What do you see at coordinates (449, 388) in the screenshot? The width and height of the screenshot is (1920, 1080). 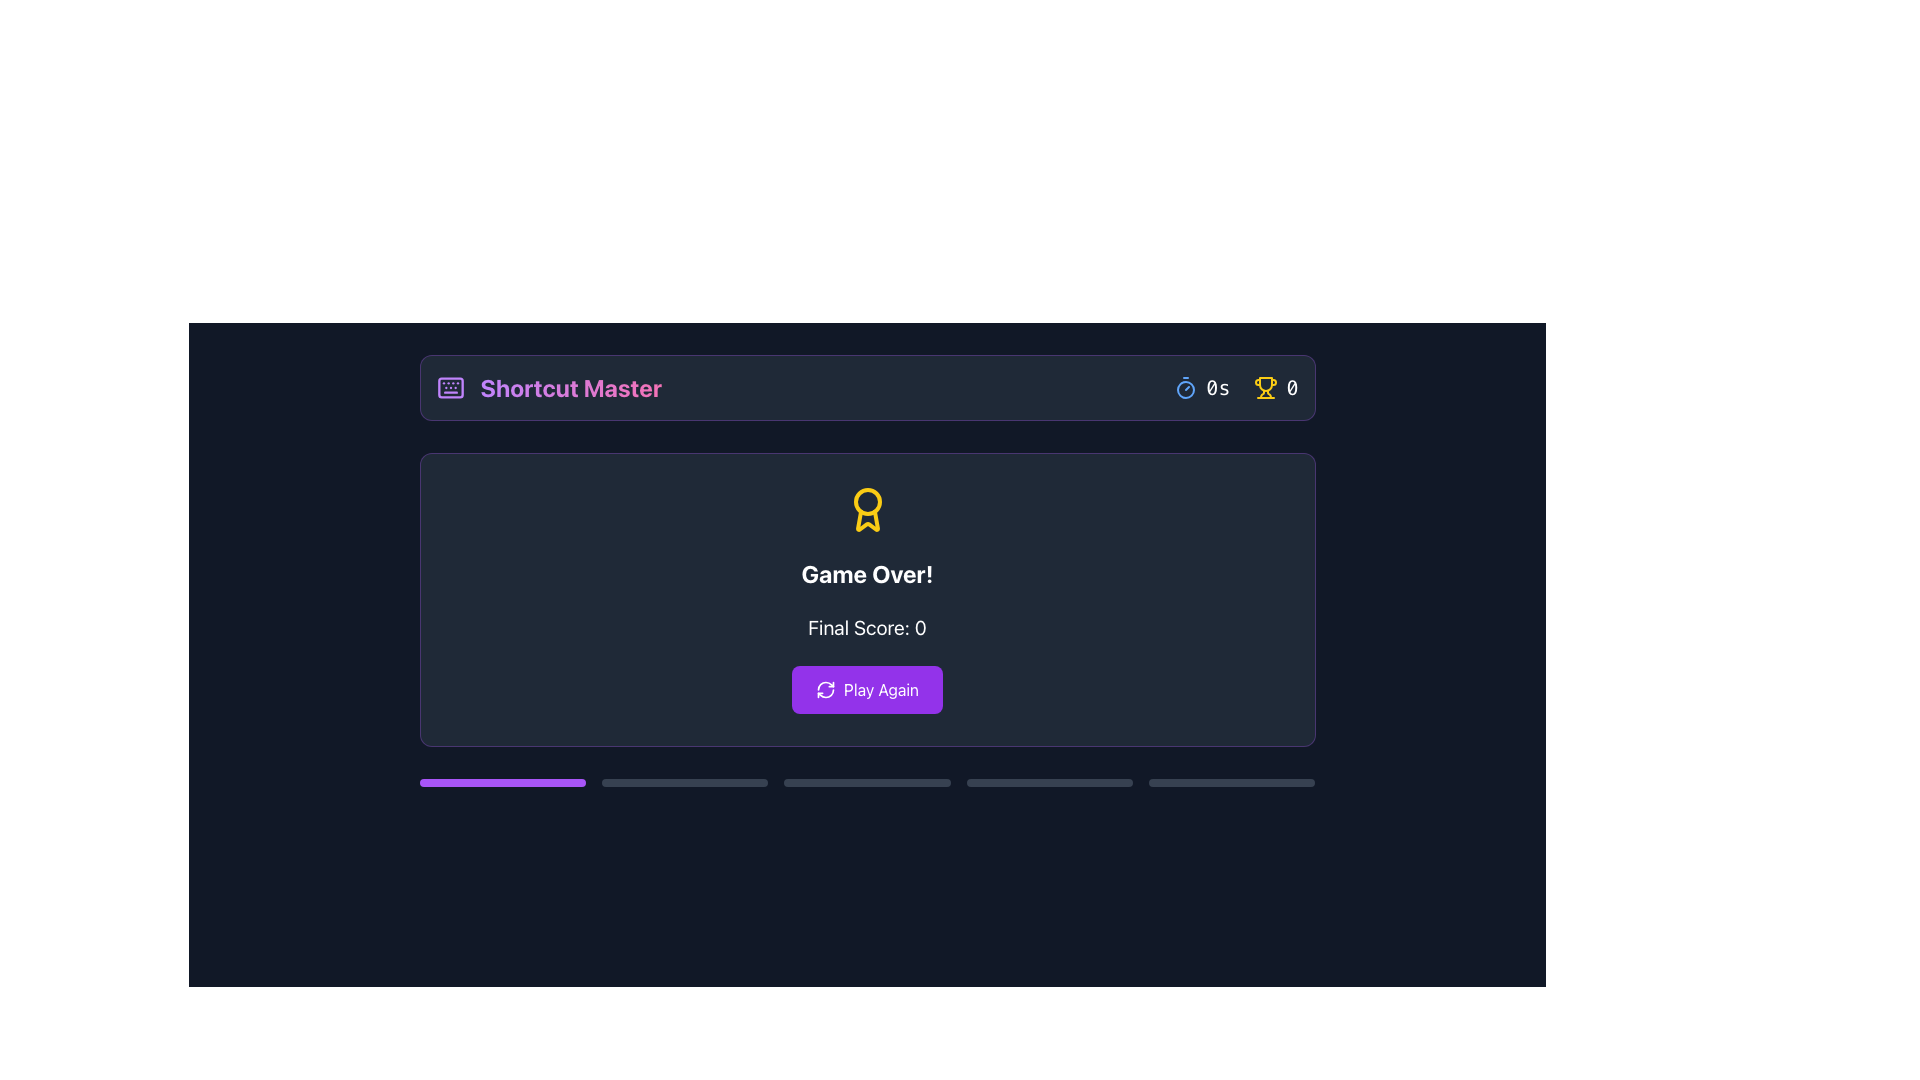 I see `the purple keyboard icon located at the top-left corner of the interface, adjacent to the 'Shortcut Master' text` at bounding box center [449, 388].